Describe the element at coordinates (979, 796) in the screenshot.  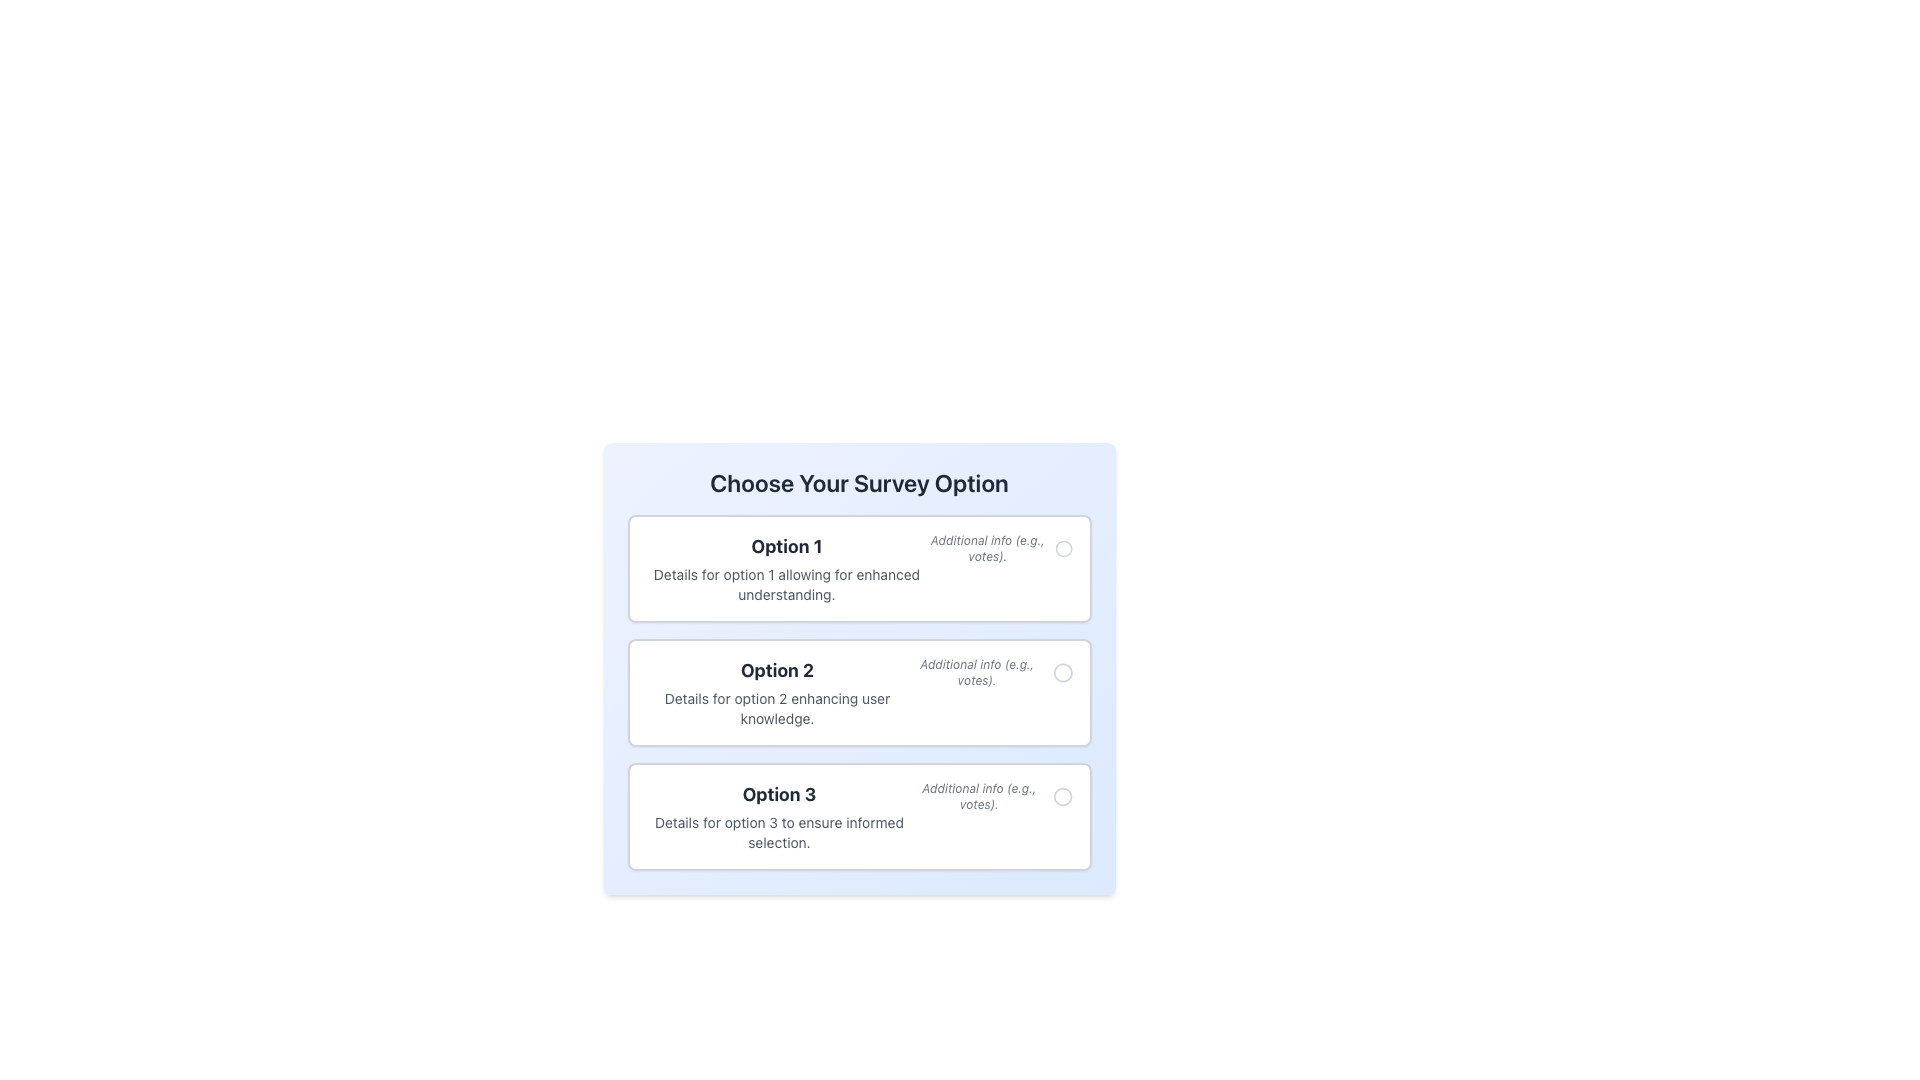
I see `the text label displaying 'Additional info (e.g., votes).' which is positioned to the right of the descriptive text and to the left of a radio button in a survey option group` at that location.